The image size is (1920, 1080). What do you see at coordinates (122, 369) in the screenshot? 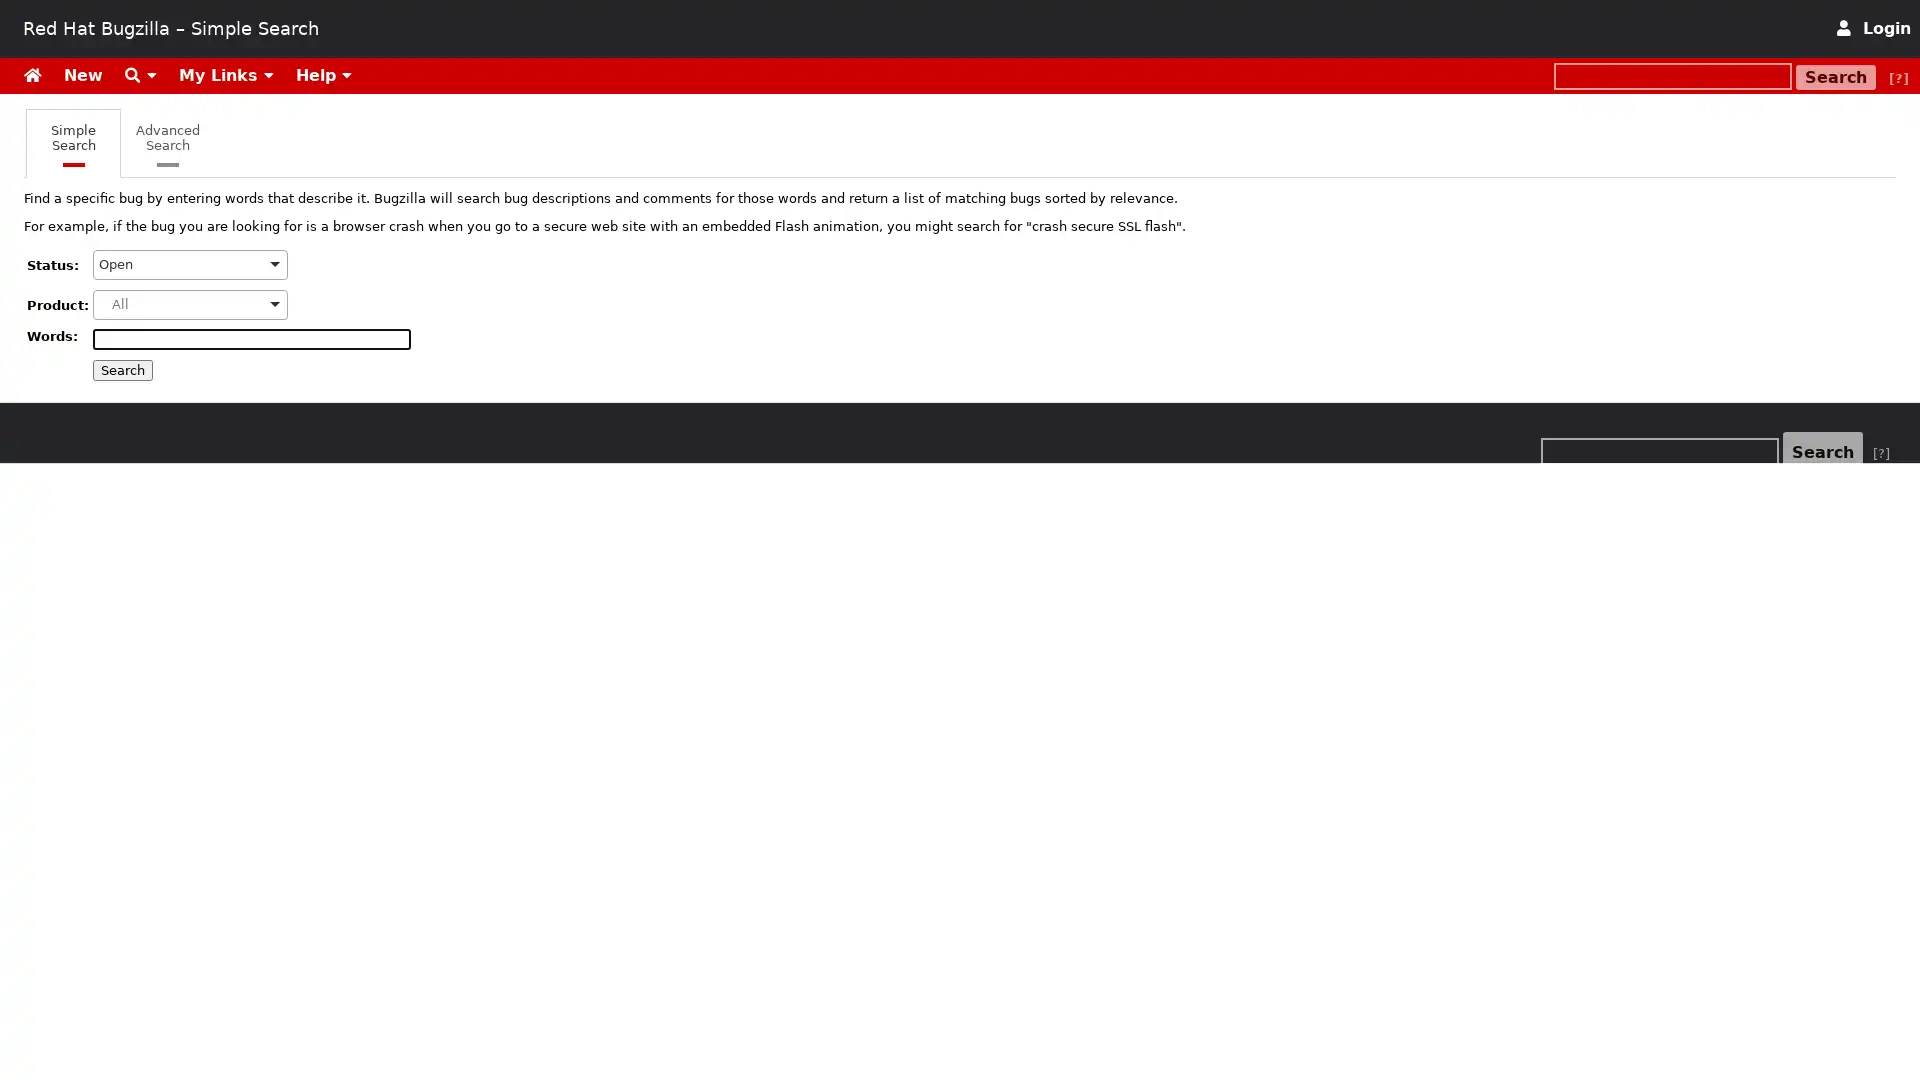
I see `Search` at bounding box center [122, 369].